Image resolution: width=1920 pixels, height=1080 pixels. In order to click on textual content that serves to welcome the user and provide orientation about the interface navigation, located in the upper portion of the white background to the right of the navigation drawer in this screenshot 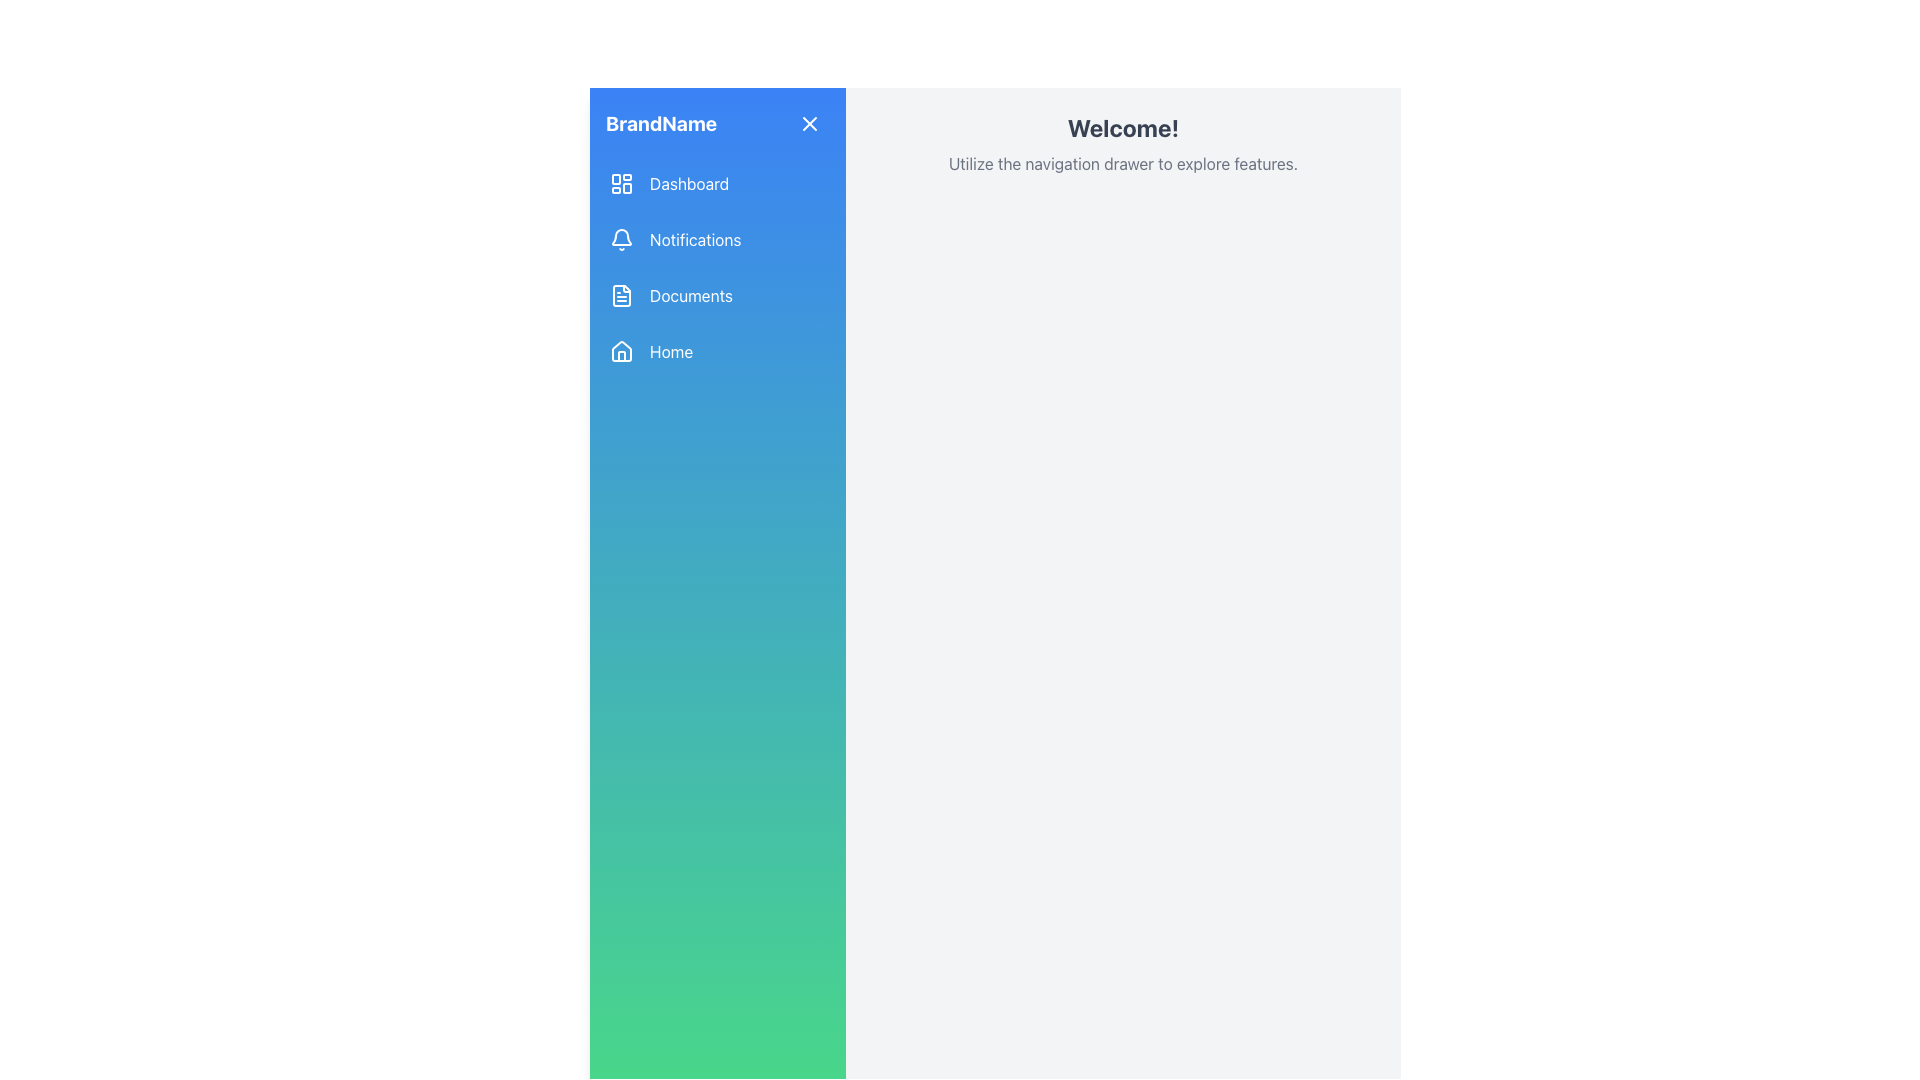, I will do `click(1123, 142)`.